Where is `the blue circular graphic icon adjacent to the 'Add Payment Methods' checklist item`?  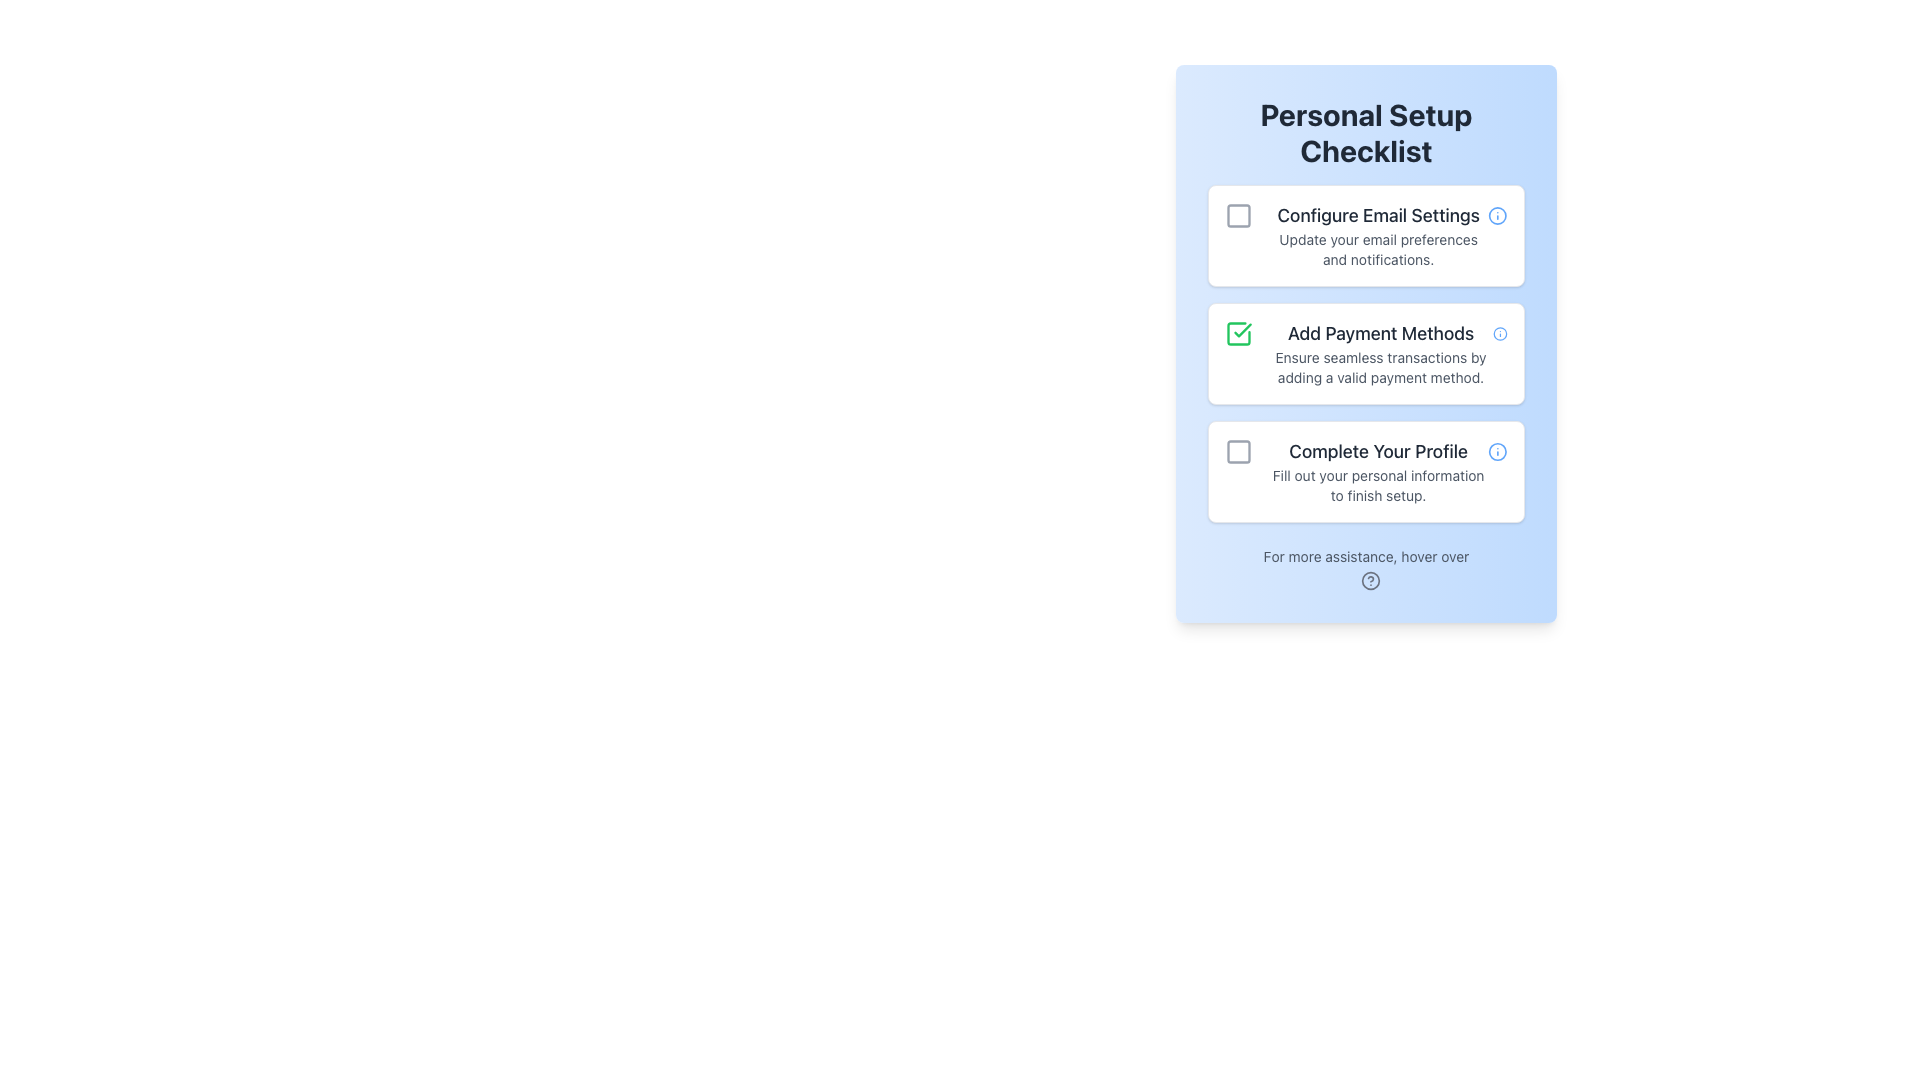 the blue circular graphic icon adjacent to the 'Add Payment Methods' checklist item is located at coordinates (1500, 333).